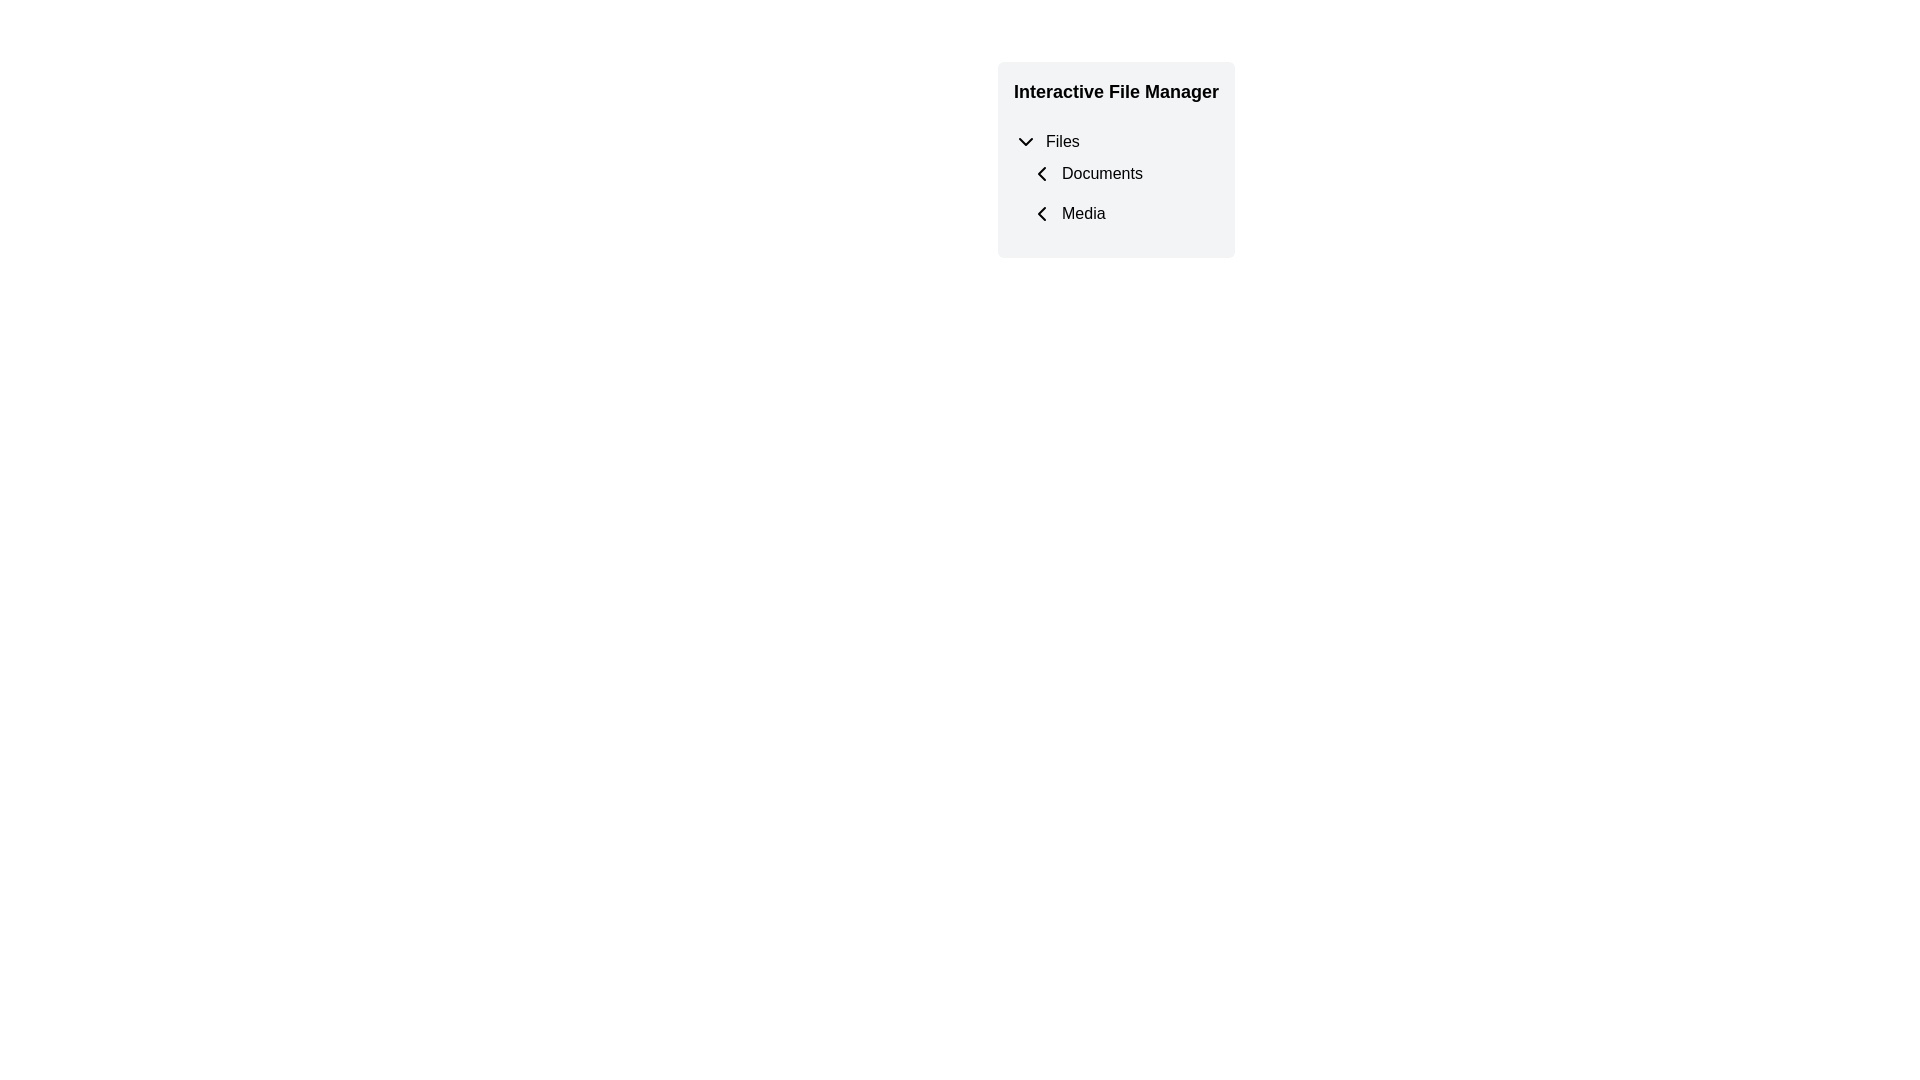  Describe the element at coordinates (1026, 141) in the screenshot. I see `the downward-facing chevron toggle icon located to the left of the 'Files' label in the file group accordion header` at that location.